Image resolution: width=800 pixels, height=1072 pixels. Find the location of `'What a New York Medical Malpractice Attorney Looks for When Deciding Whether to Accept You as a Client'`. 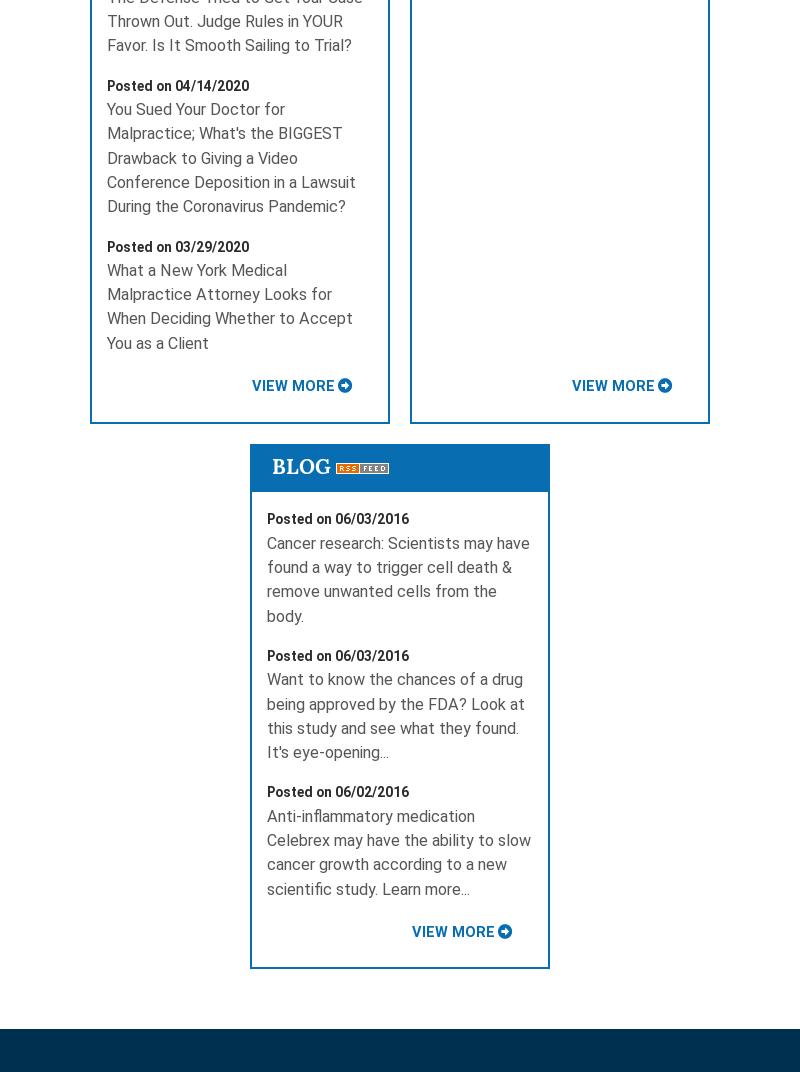

'What a New York Medical Malpractice Attorney Looks for When Deciding Whether to Accept You as a Client' is located at coordinates (229, 304).